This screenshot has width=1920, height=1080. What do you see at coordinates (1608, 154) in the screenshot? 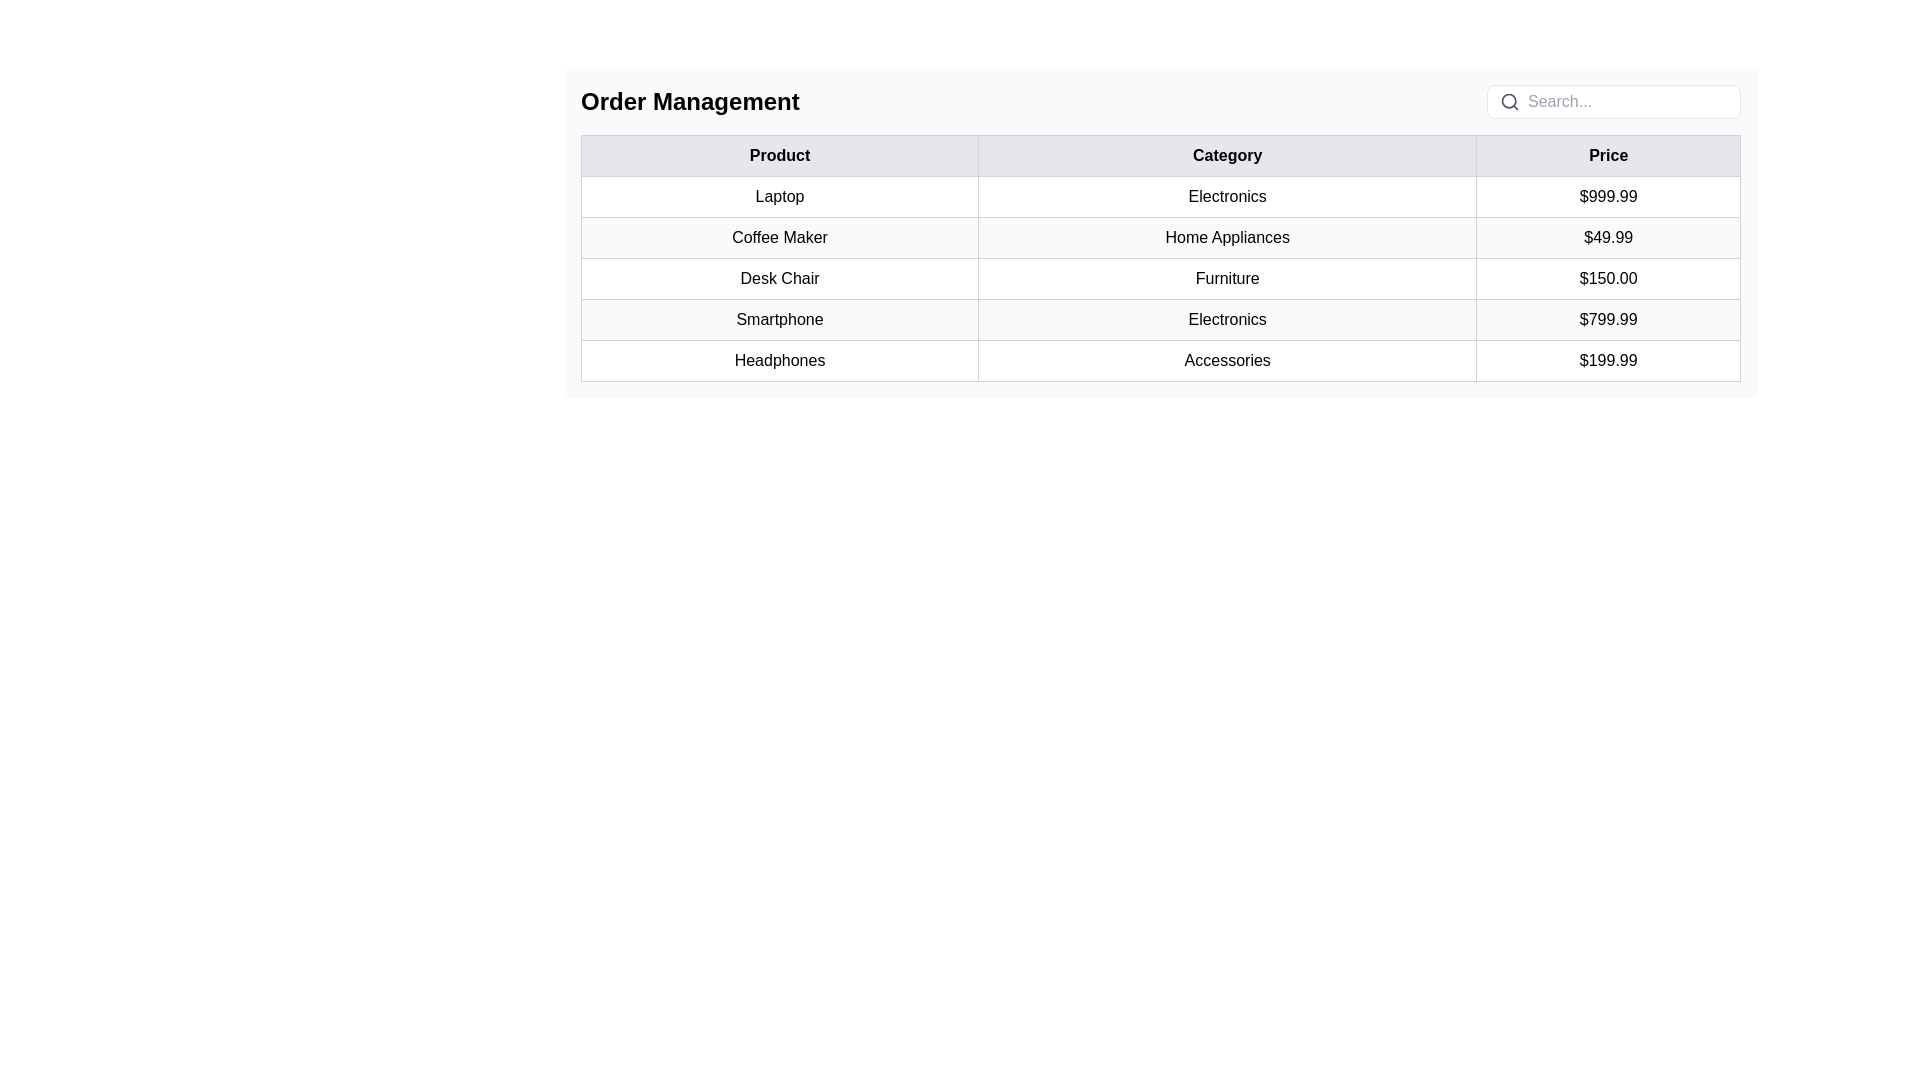
I see `the 'Price' table header, which organizes data in the table under the 'Price' descriptor` at bounding box center [1608, 154].